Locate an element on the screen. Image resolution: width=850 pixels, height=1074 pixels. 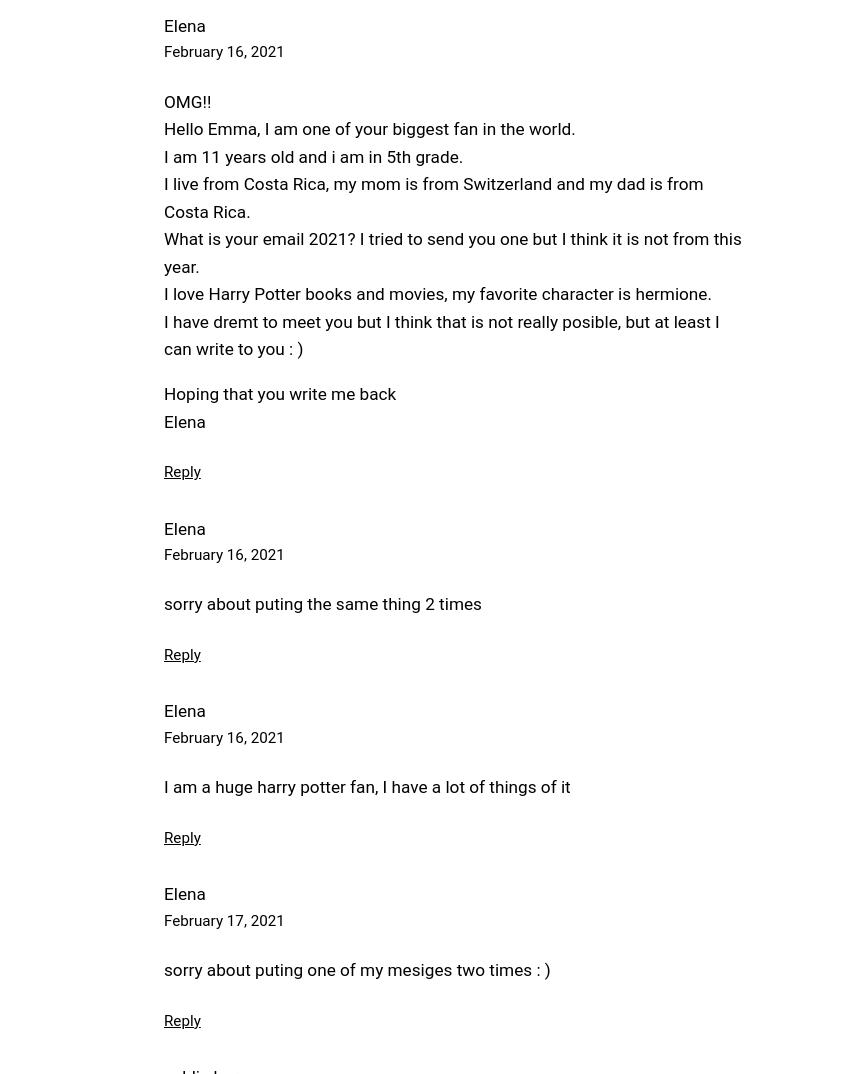
'I am a huge harry potter fan, I have a lot of things of it' is located at coordinates (366, 786).